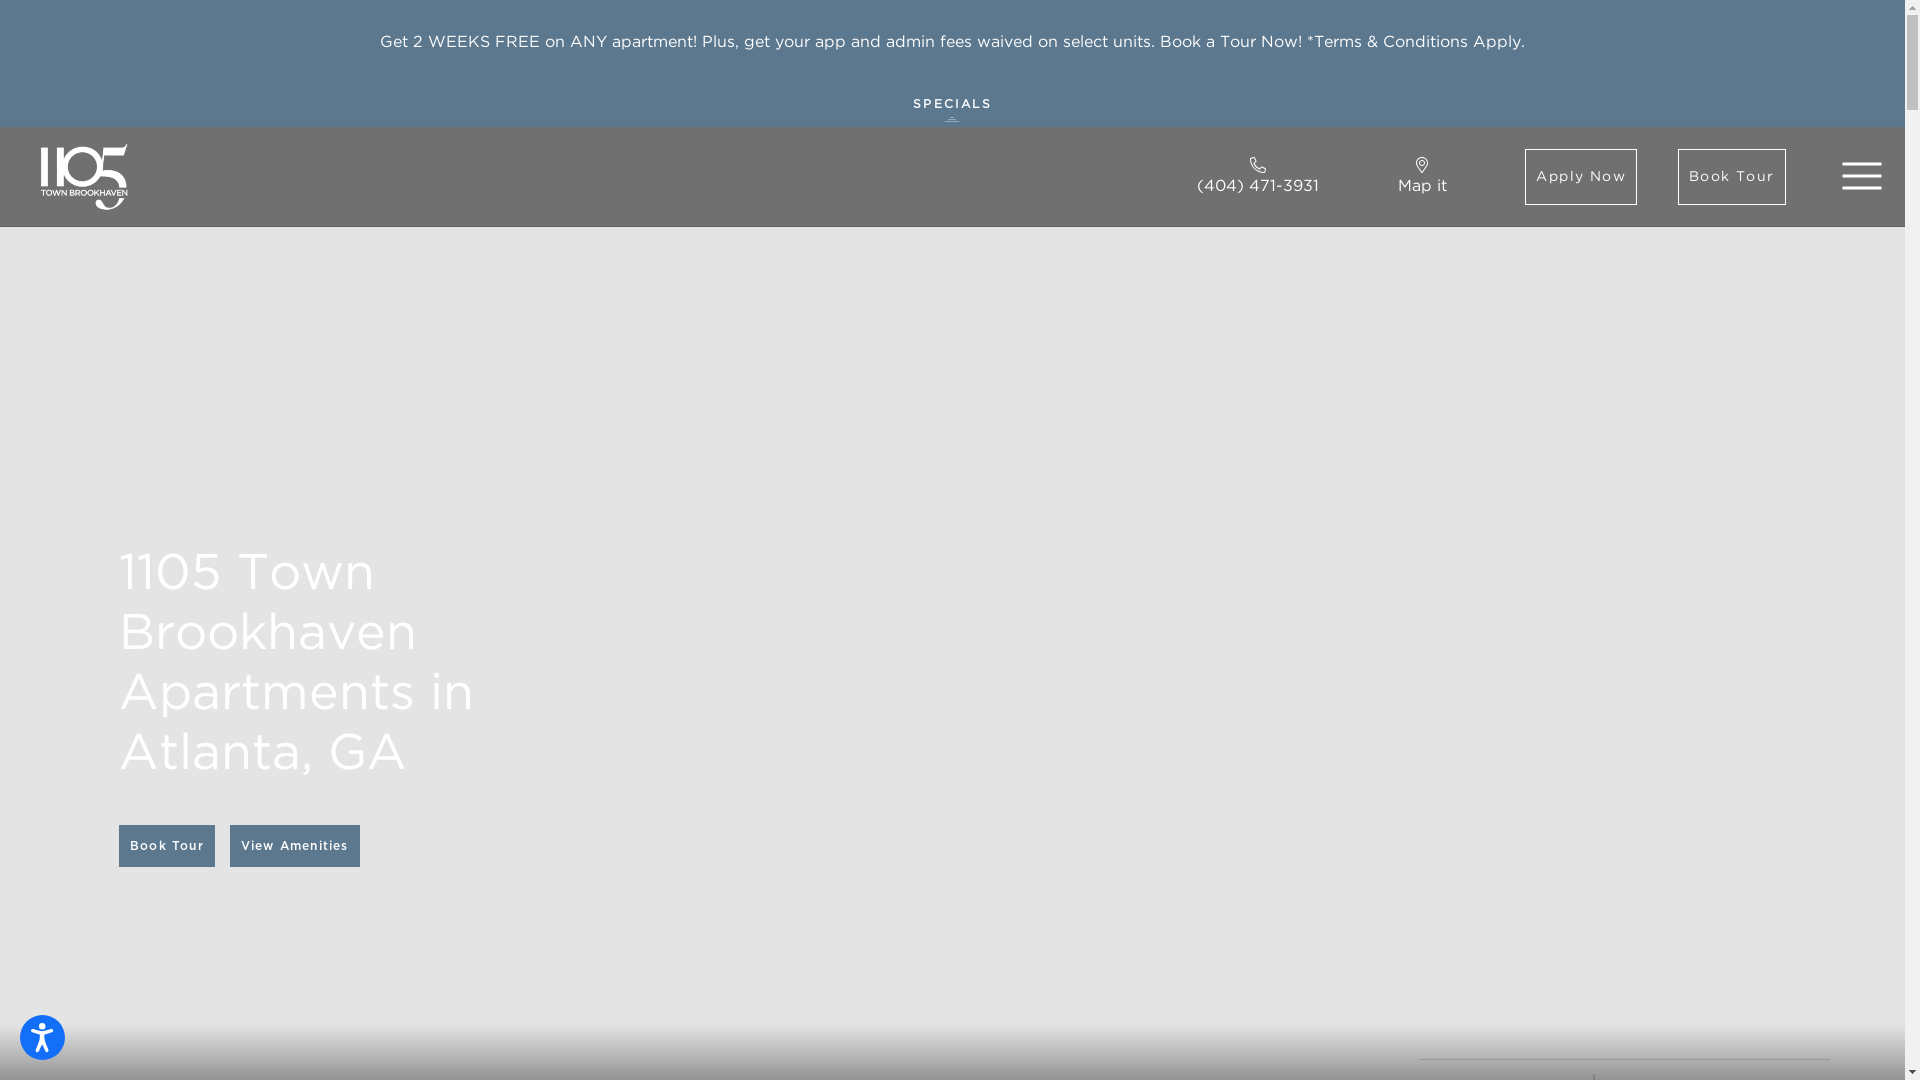 This screenshot has width=1920, height=1080. Describe the element at coordinates (1731, 176) in the screenshot. I see `'Book Tour'` at that location.